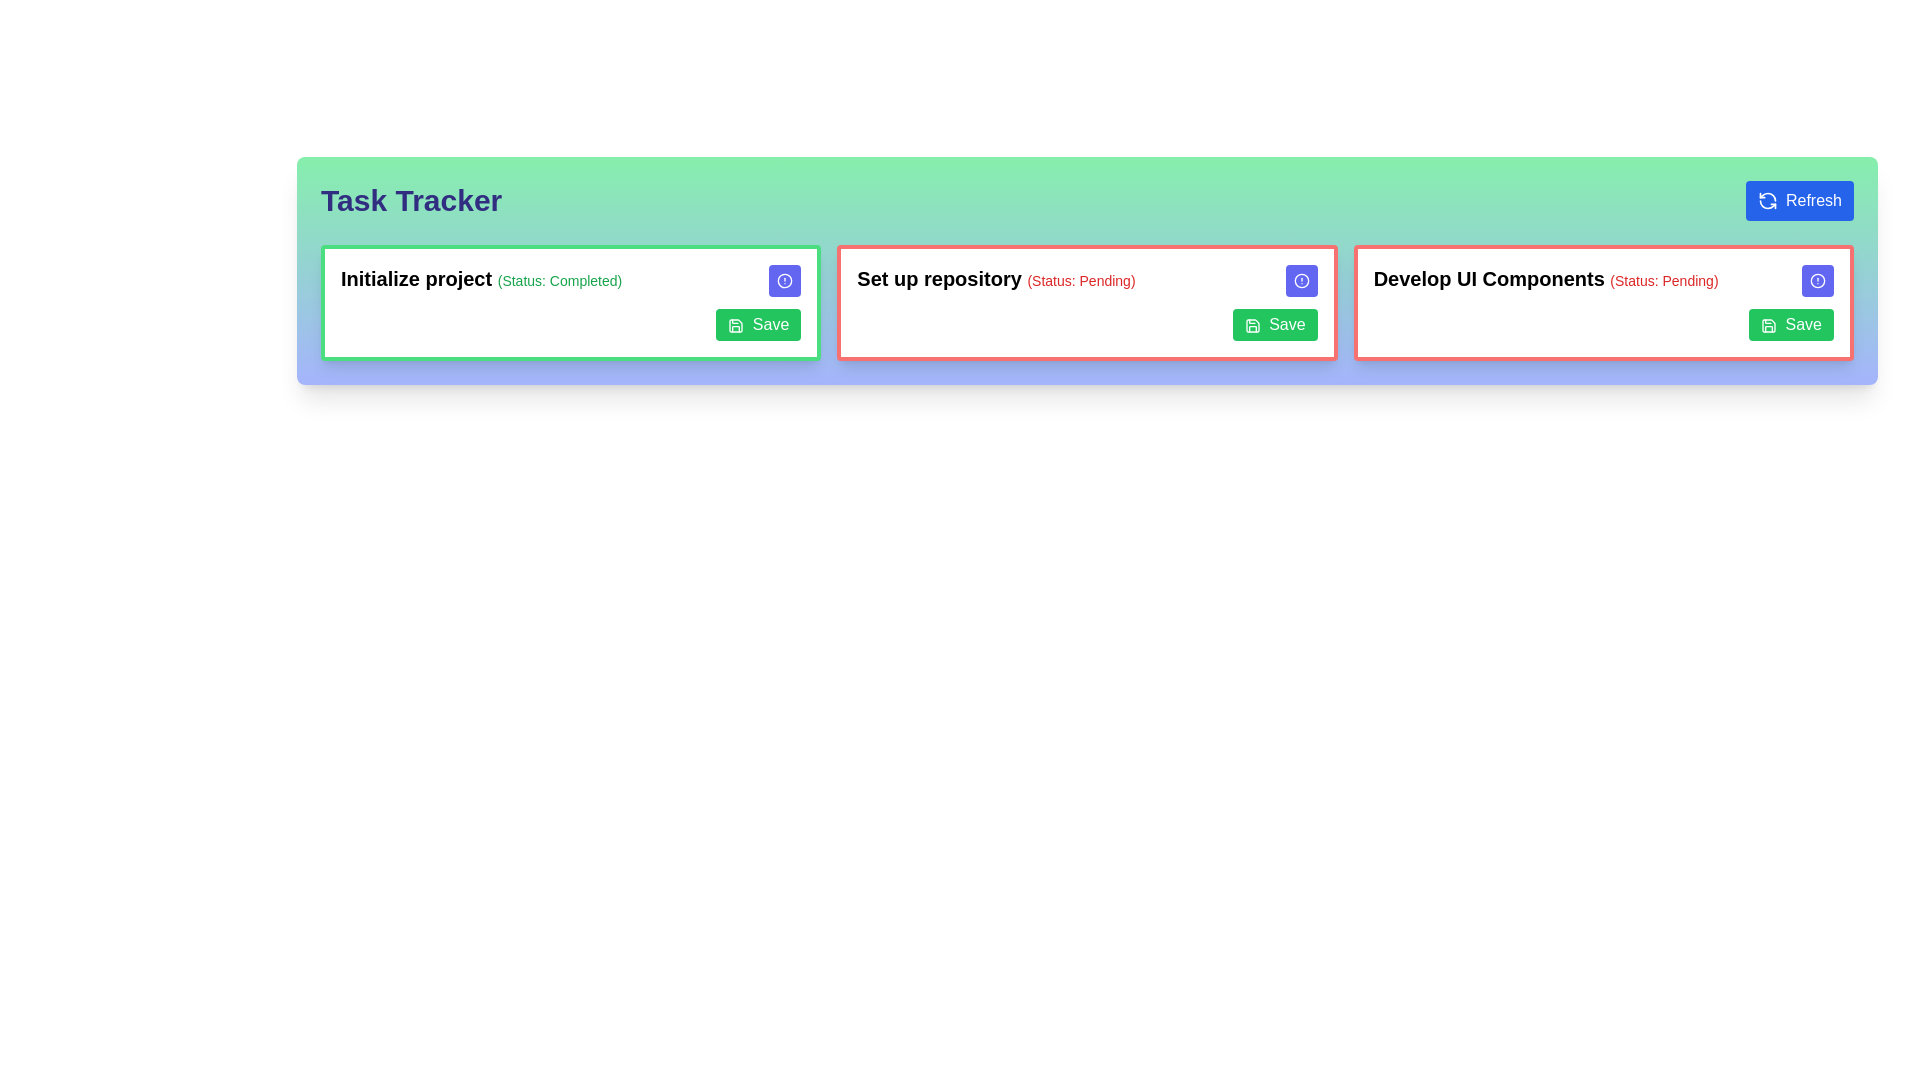 This screenshot has height=1080, width=1920. Describe the element at coordinates (784, 281) in the screenshot. I see `the circular icon with a blue background located at the top-right of the 'Initialize project' task card button` at that location.